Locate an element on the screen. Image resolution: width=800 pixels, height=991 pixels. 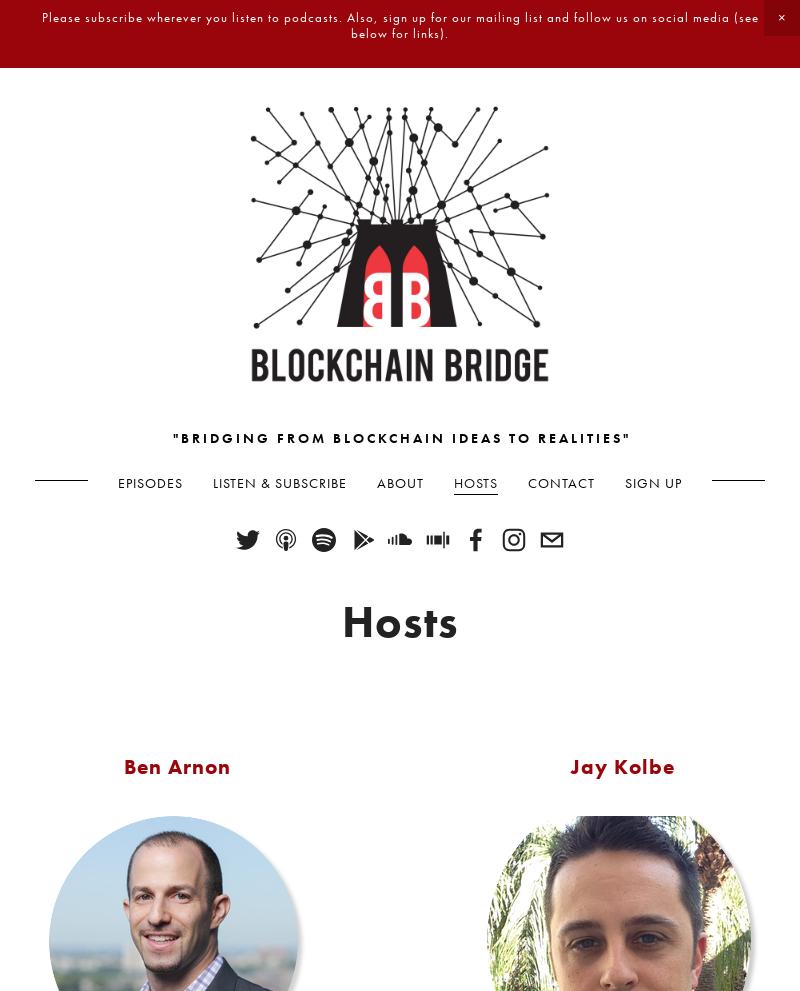
'Ben Arnon' is located at coordinates (175, 764).